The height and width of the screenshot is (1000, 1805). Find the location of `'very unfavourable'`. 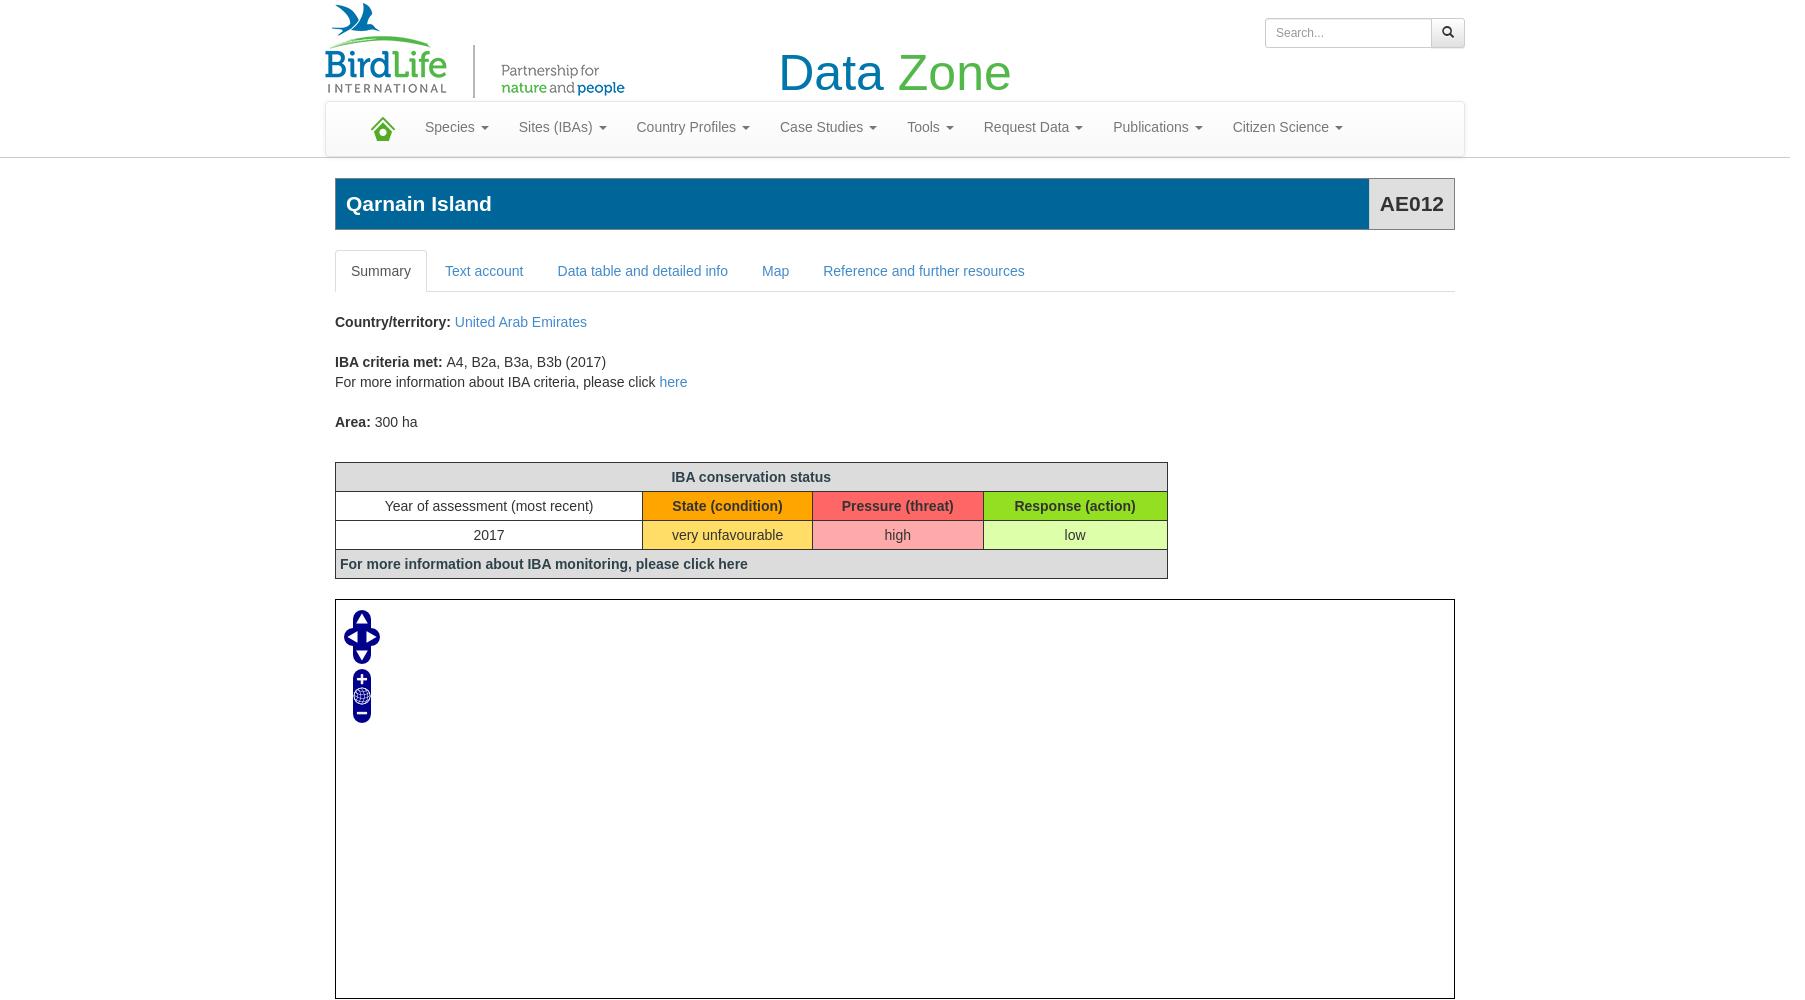

'very unfavourable' is located at coordinates (726, 535).